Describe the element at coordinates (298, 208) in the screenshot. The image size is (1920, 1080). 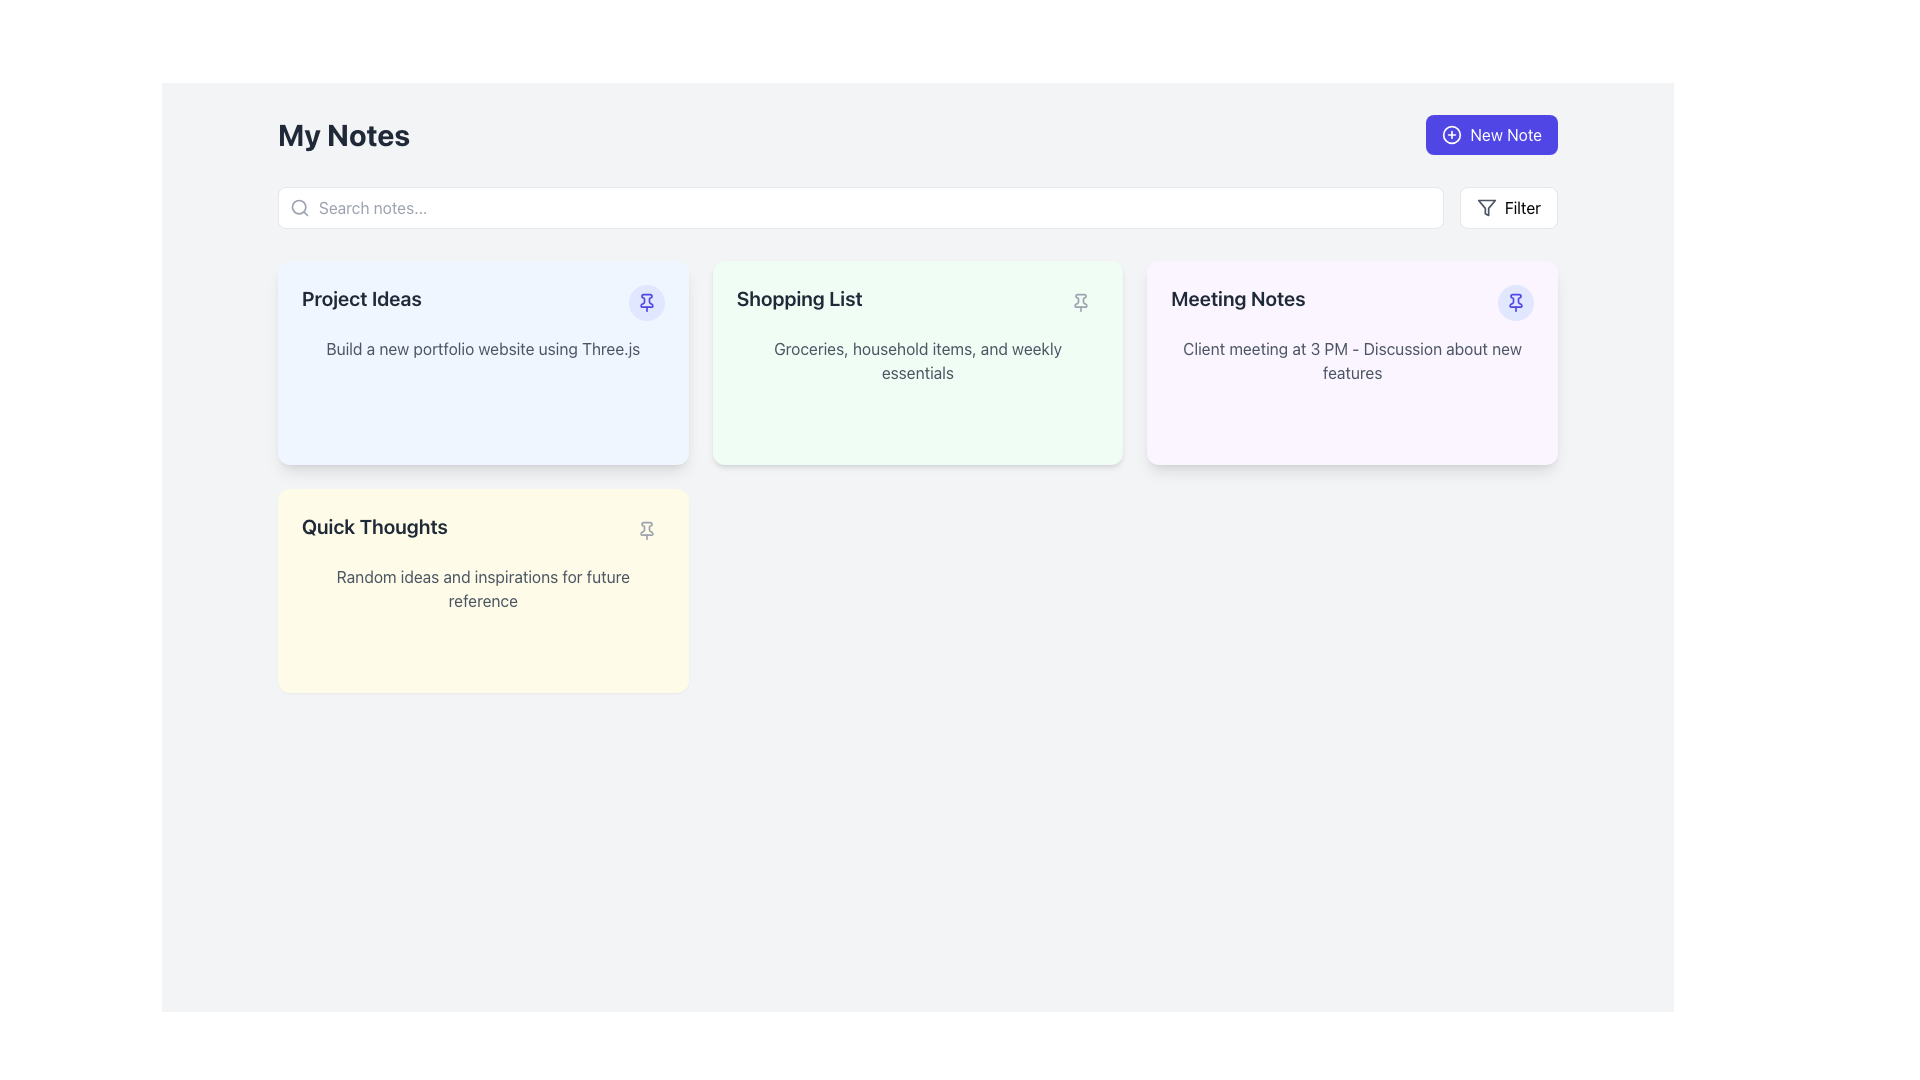
I see `the stylized magnifying glass icon located on the left side of the search bar, near the placeholder text 'Search notes...'` at that location.